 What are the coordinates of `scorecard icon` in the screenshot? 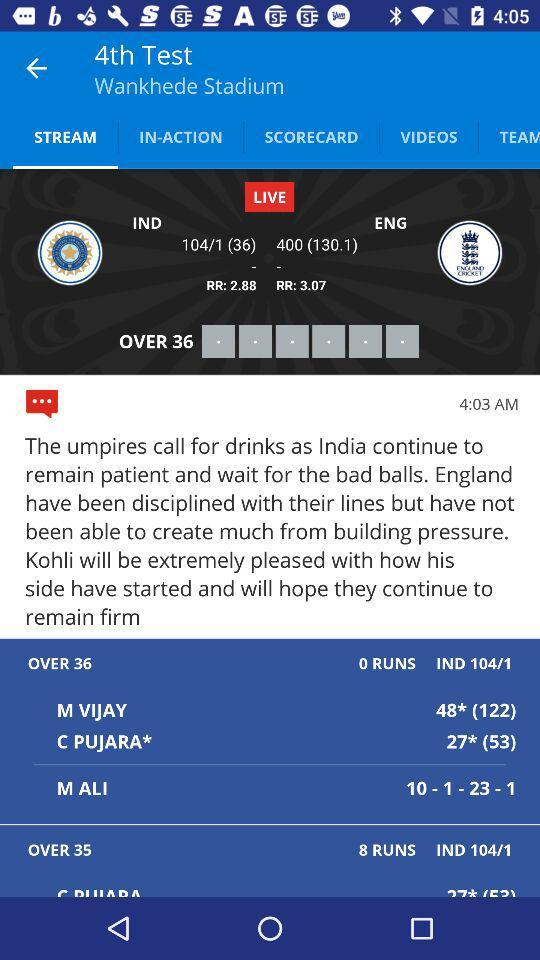 It's located at (311, 135).